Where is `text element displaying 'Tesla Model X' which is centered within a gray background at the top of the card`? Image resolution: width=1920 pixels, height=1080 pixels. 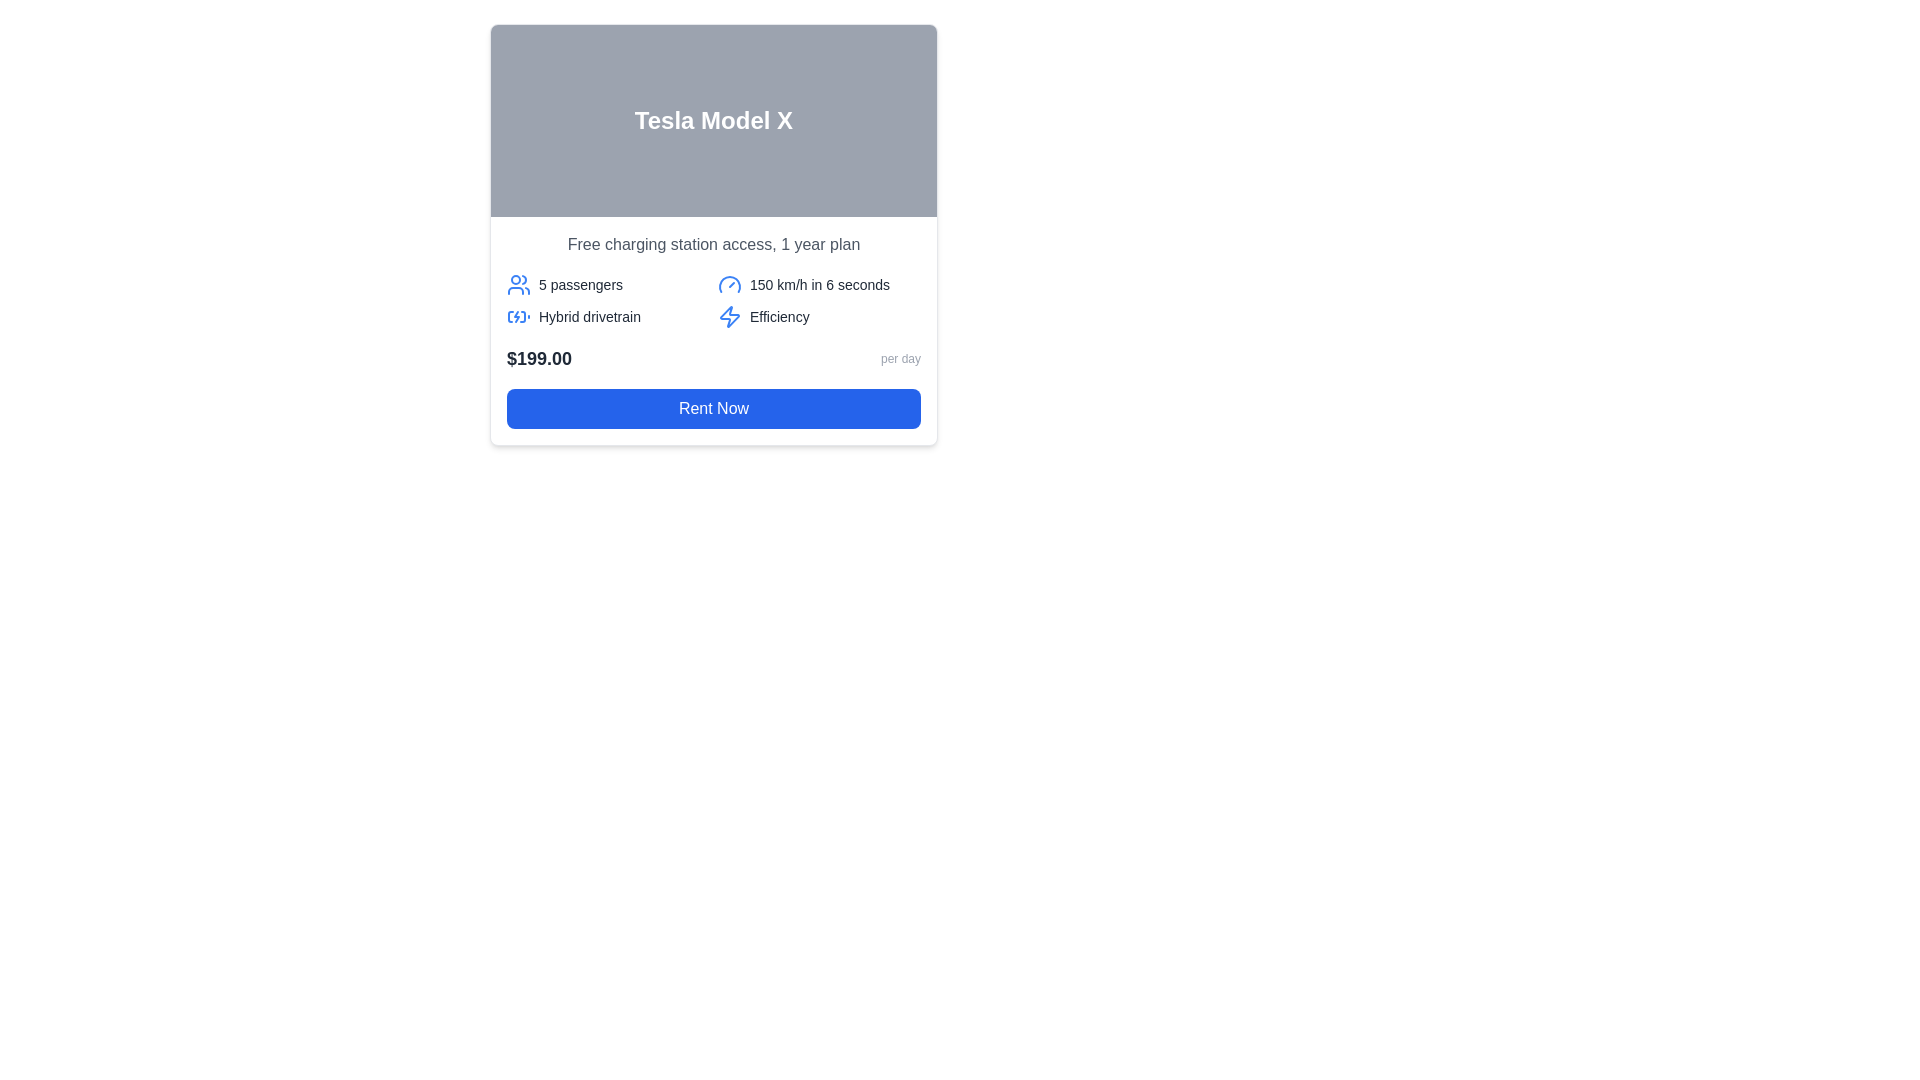
text element displaying 'Tesla Model X' which is centered within a gray background at the top of the card is located at coordinates (714, 120).